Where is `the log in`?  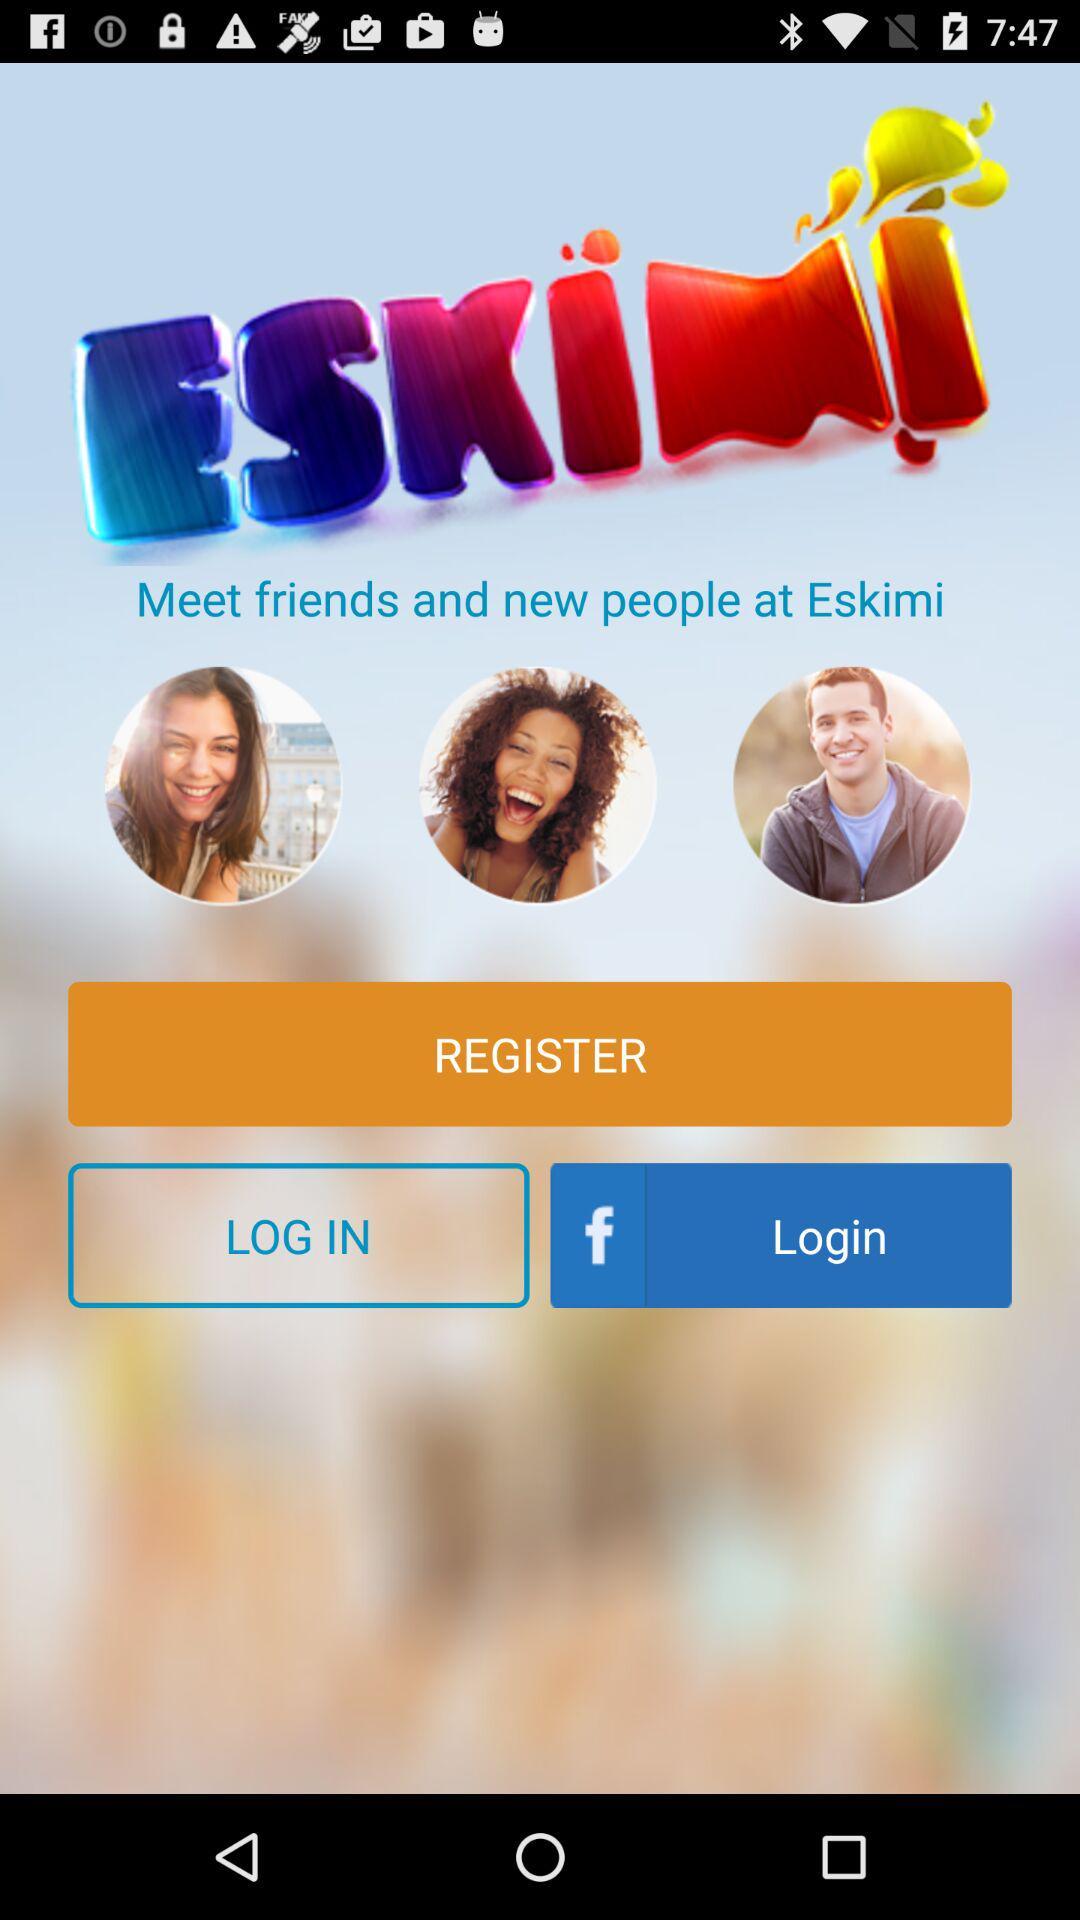
the log in is located at coordinates (298, 1234).